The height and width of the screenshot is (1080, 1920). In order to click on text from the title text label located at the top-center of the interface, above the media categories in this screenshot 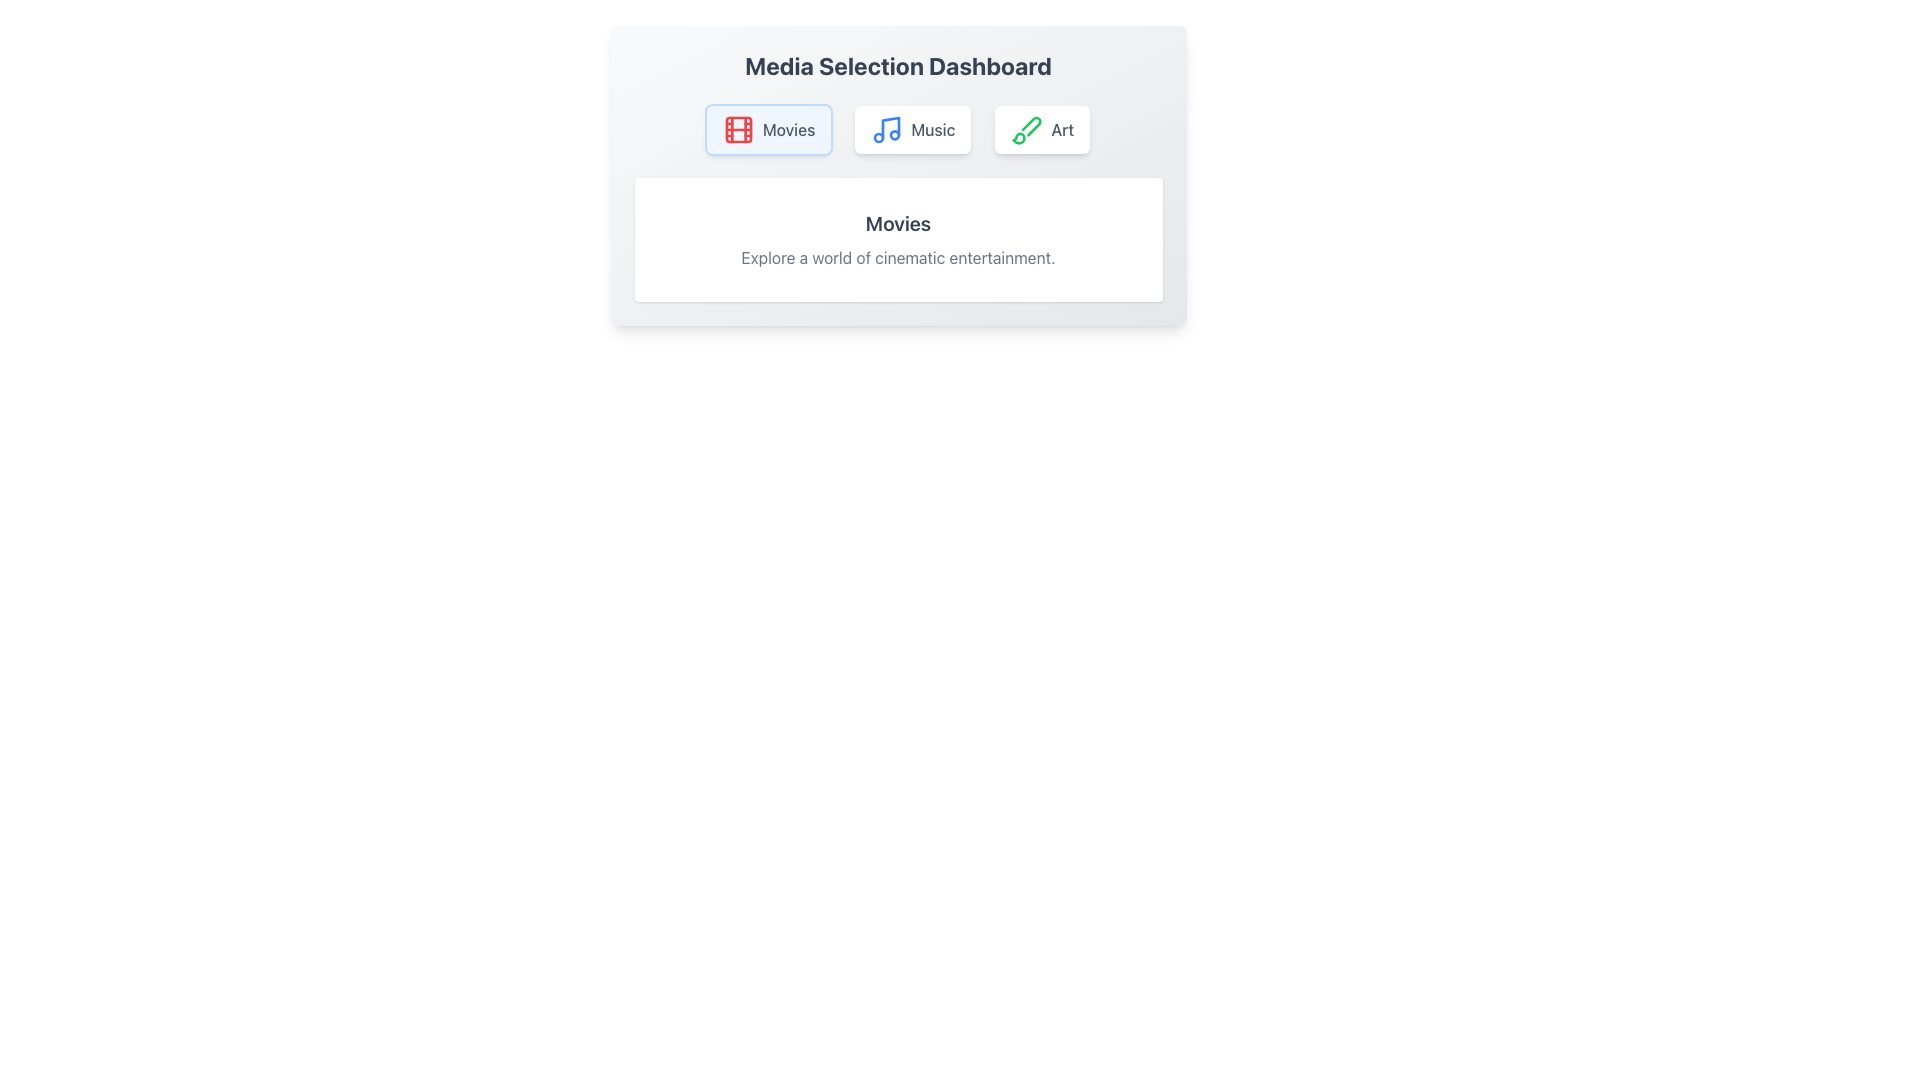, I will do `click(897, 64)`.